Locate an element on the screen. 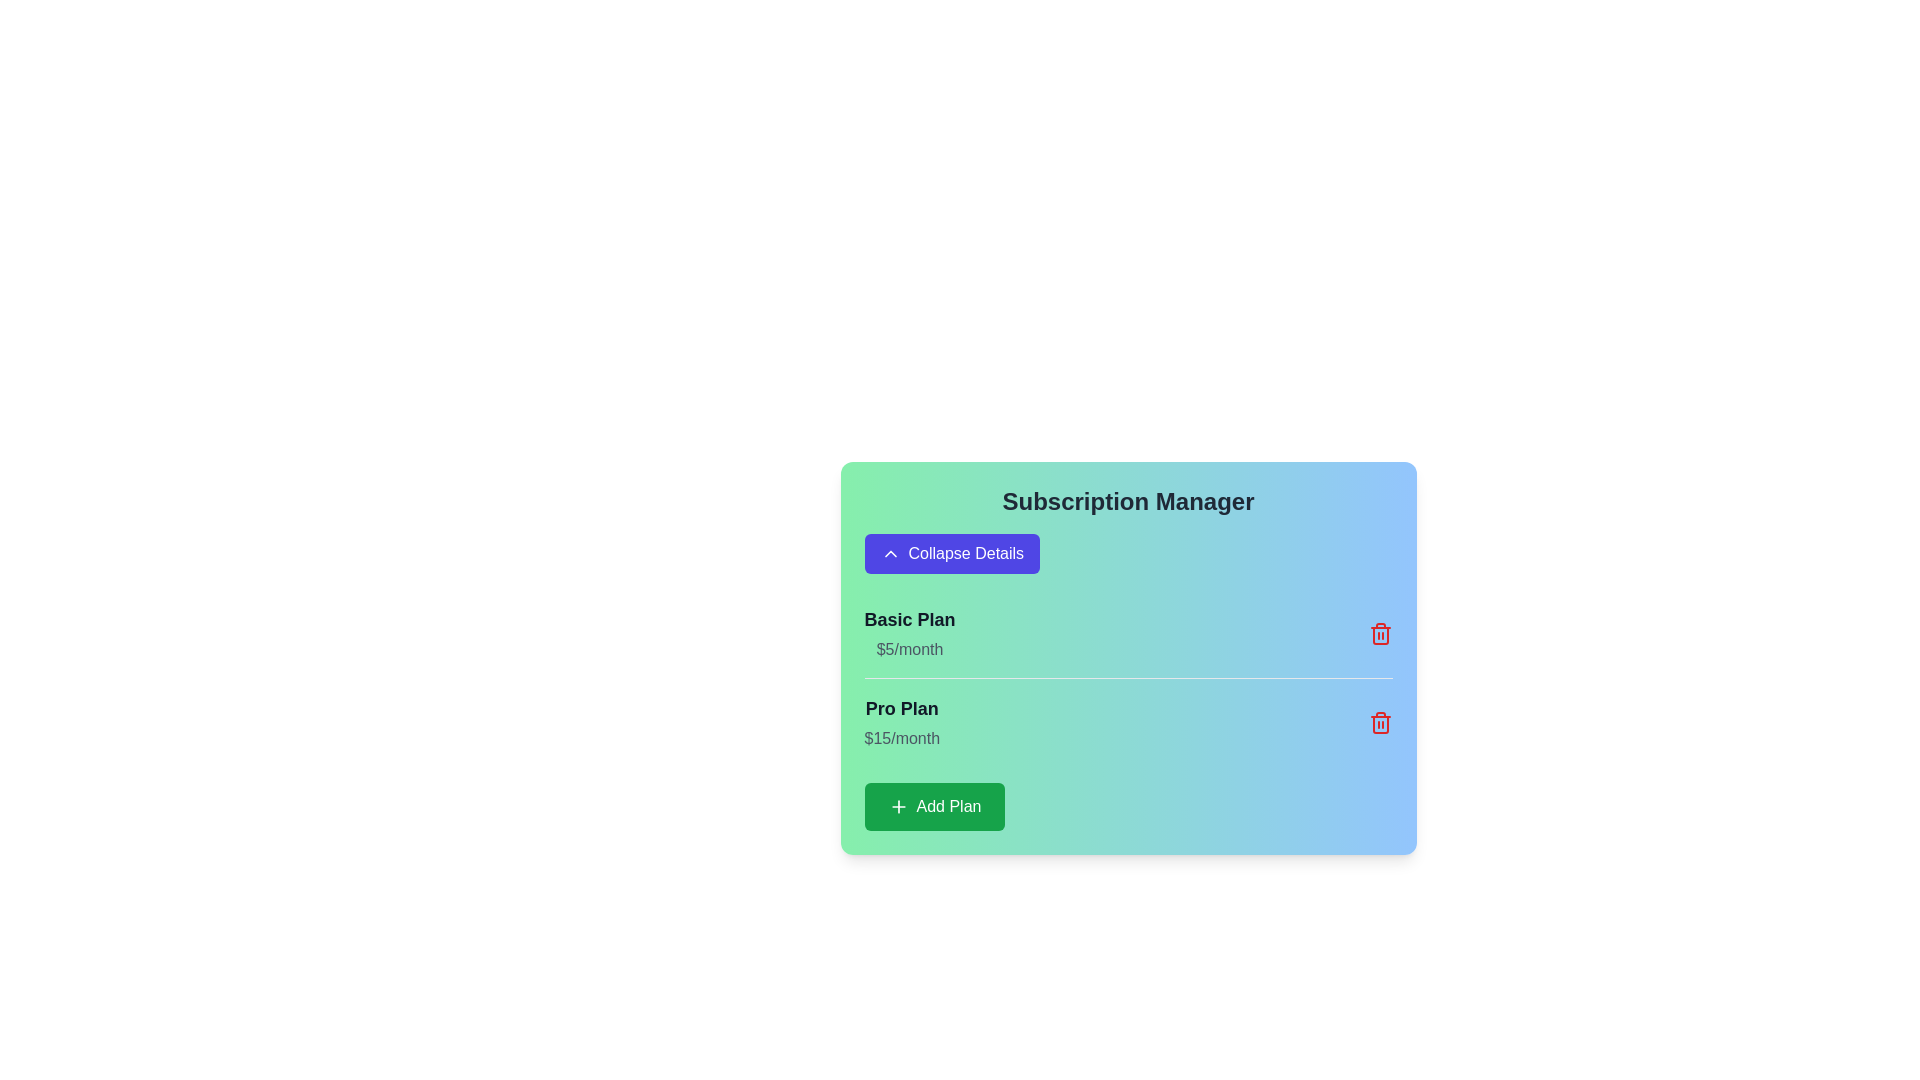  the 'Add Plan' button located at the bottom-left of the subscription manager interface, which contains a green plus (+) icon with rounded edges is located at coordinates (897, 805).